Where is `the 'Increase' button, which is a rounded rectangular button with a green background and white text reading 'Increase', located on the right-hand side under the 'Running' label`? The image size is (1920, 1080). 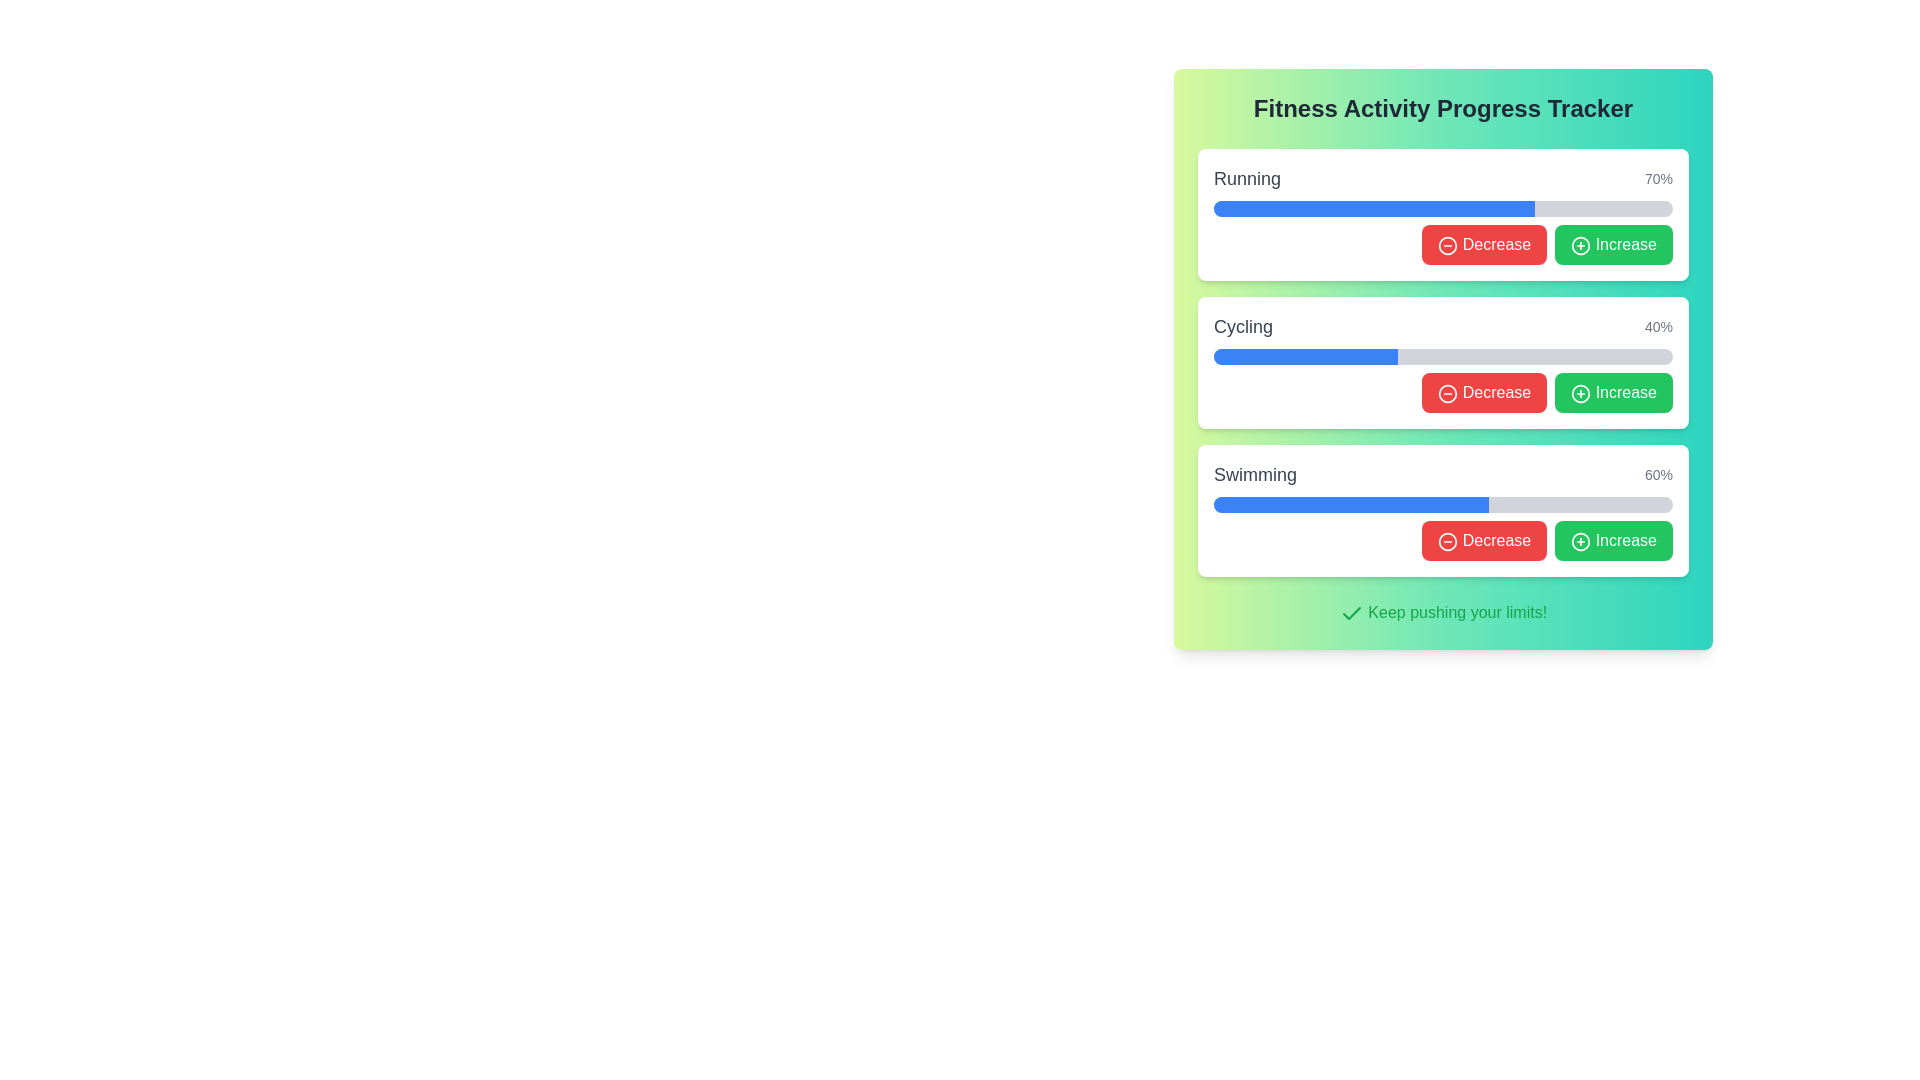
the 'Increase' button, which is a rounded rectangular button with a green background and white text reading 'Increase', located on the right-hand side under the 'Running' label is located at coordinates (1614, 244).